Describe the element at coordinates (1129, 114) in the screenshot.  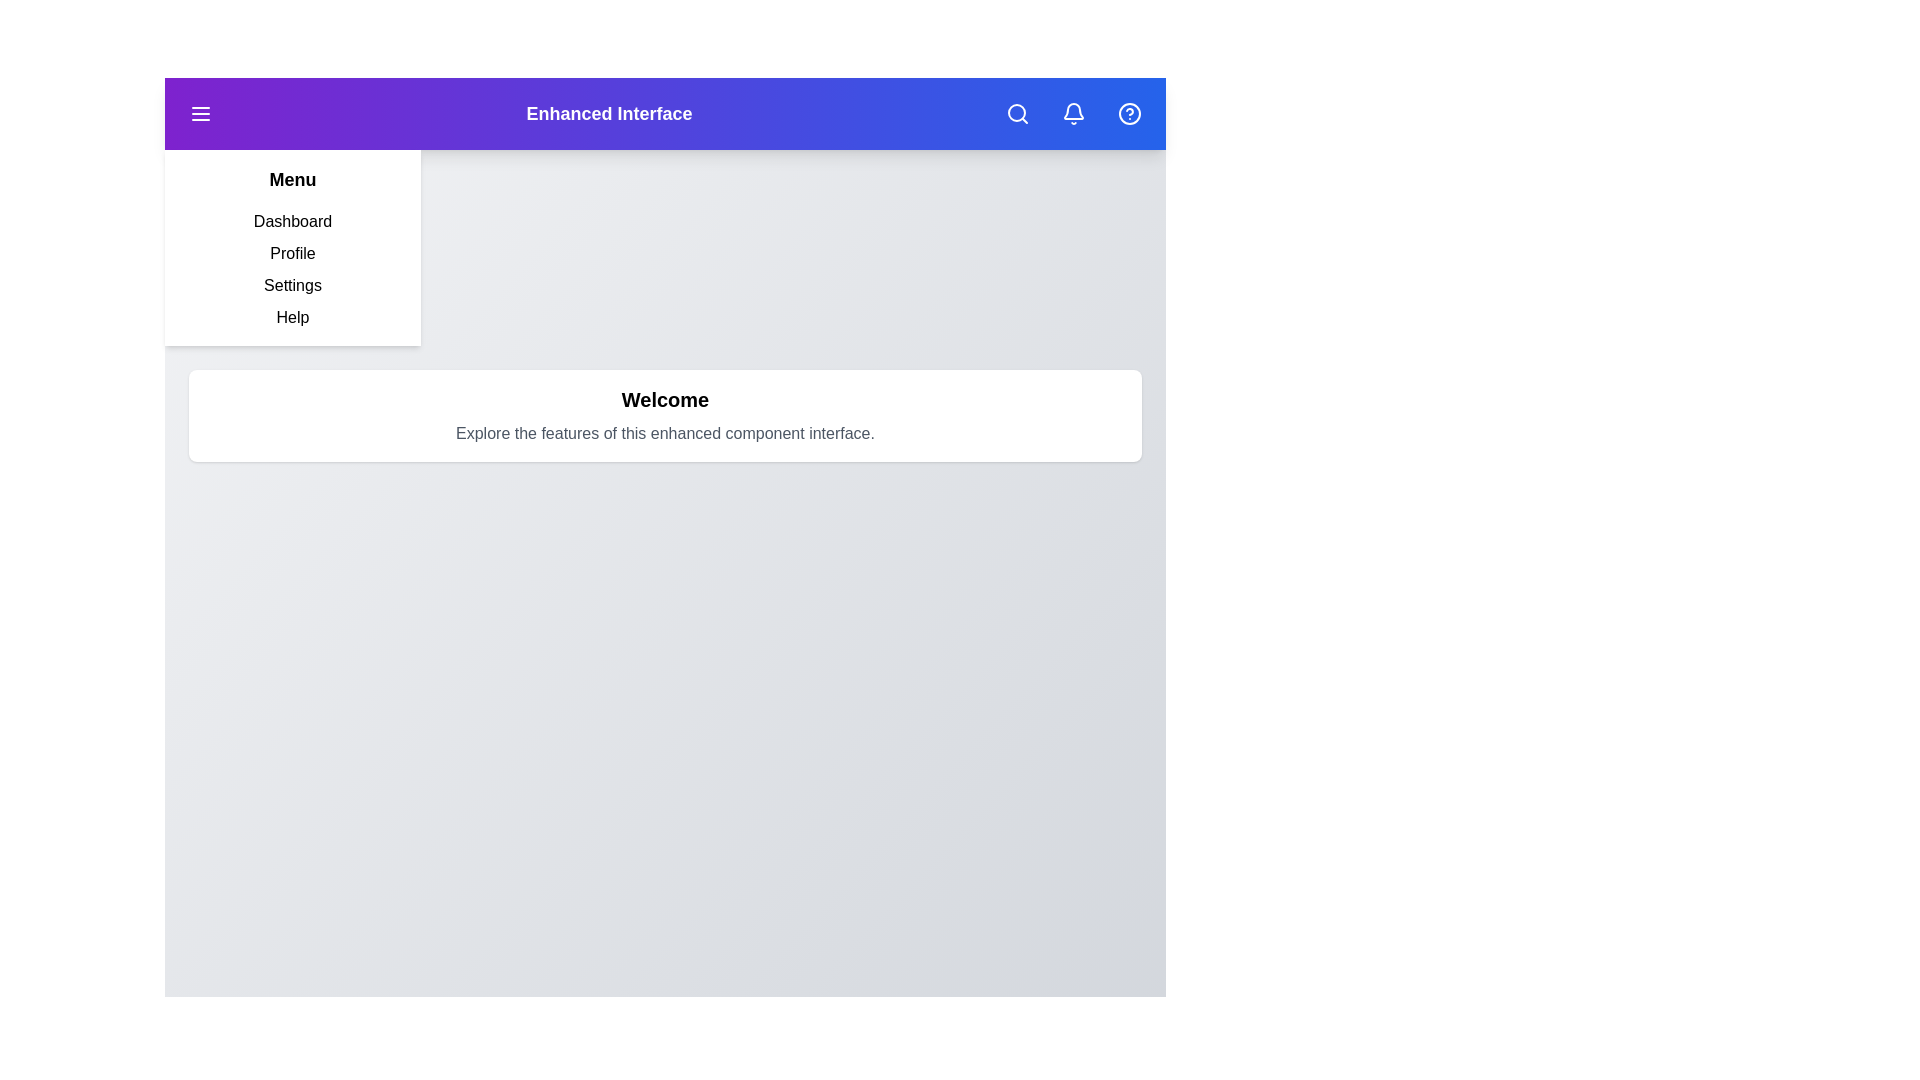
I see `the help icon located in the top-right corner of the app bar` at that location.